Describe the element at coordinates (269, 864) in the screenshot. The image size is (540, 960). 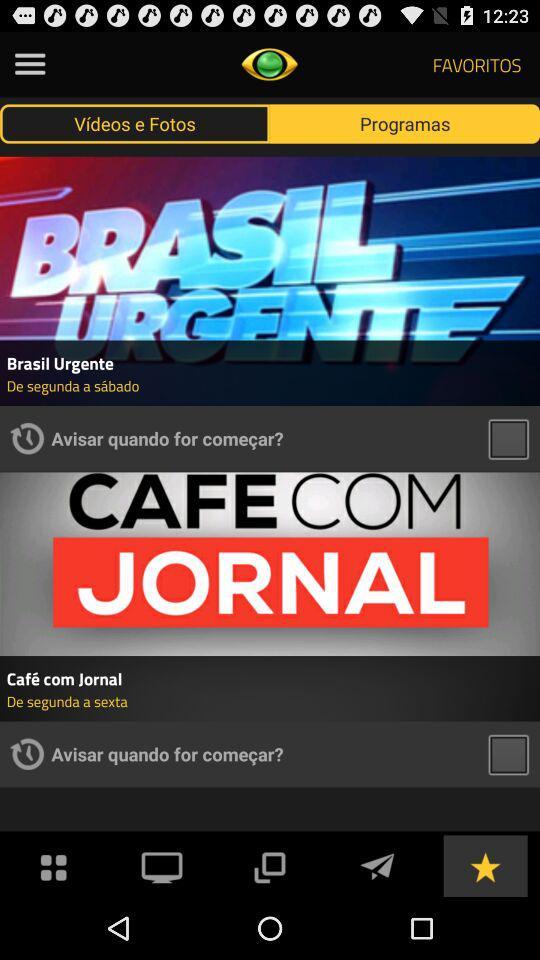
I see `the app below avisar quando for app` at that location.